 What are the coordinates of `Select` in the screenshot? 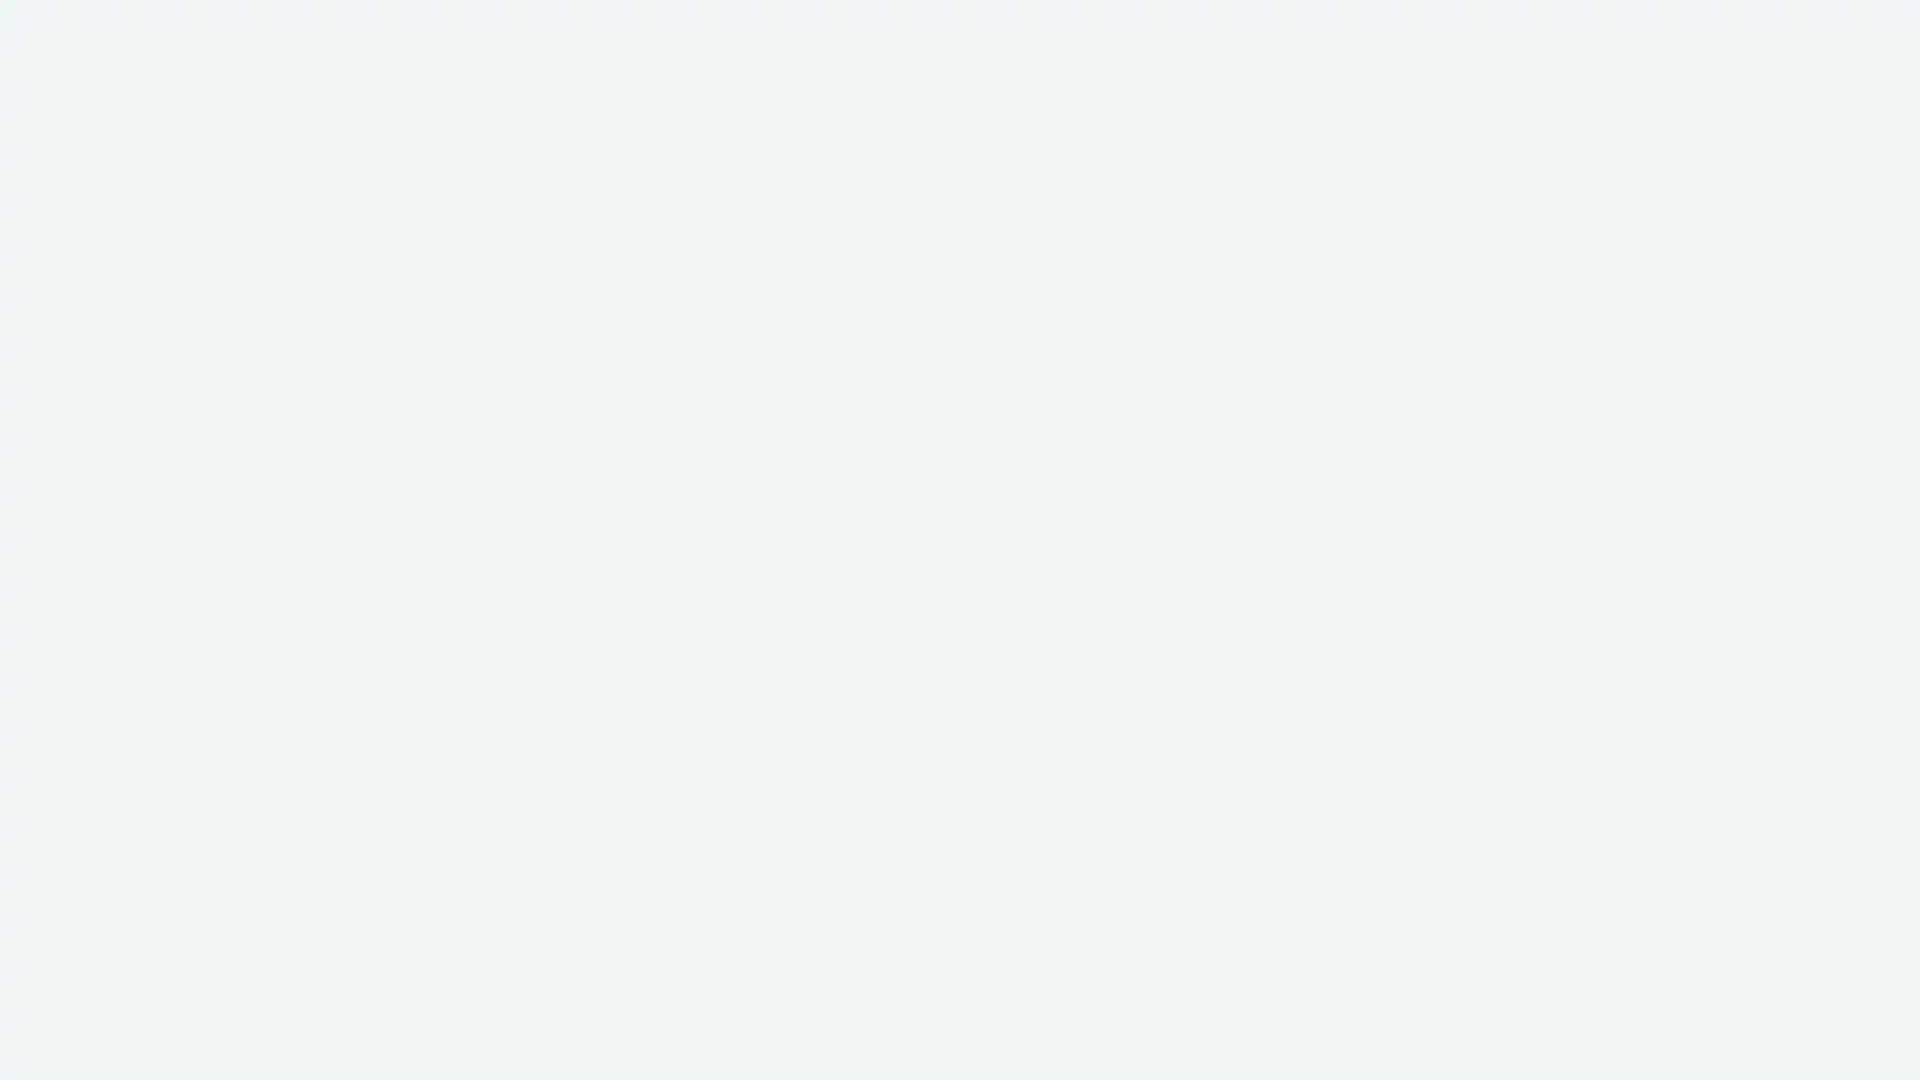 It's located at (541, 779).